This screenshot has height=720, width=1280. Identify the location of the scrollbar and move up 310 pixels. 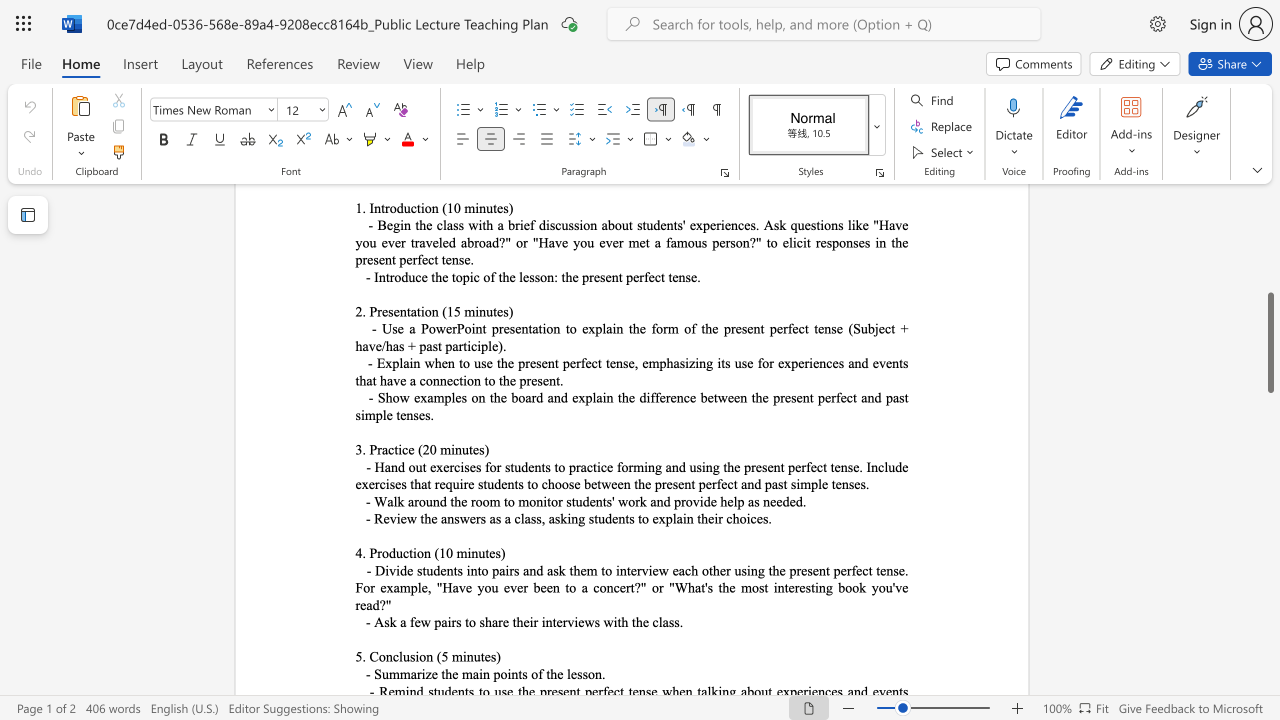
(1269, 341).